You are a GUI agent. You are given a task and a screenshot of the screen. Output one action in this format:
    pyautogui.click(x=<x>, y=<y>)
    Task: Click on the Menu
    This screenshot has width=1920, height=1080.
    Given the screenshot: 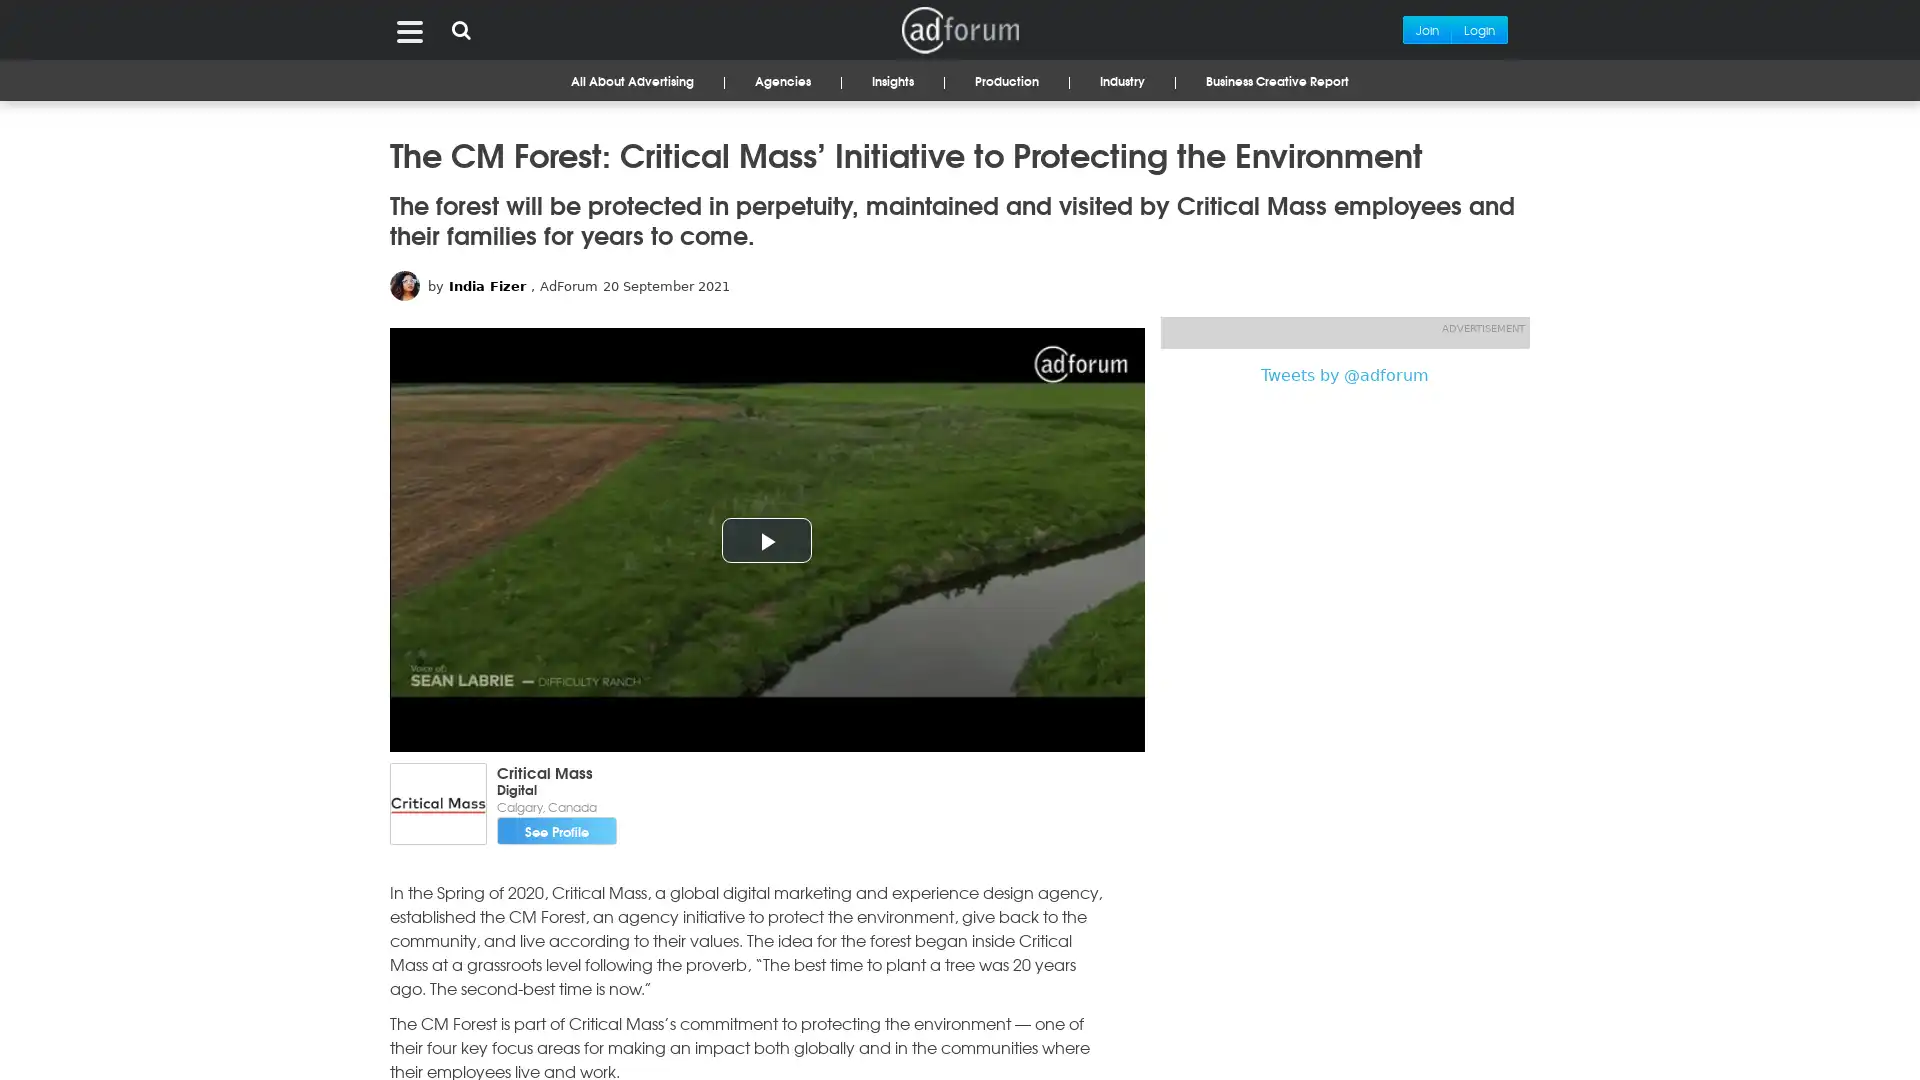 What is the action you would take?
    pyautogui.click(x=408, y=29)
    